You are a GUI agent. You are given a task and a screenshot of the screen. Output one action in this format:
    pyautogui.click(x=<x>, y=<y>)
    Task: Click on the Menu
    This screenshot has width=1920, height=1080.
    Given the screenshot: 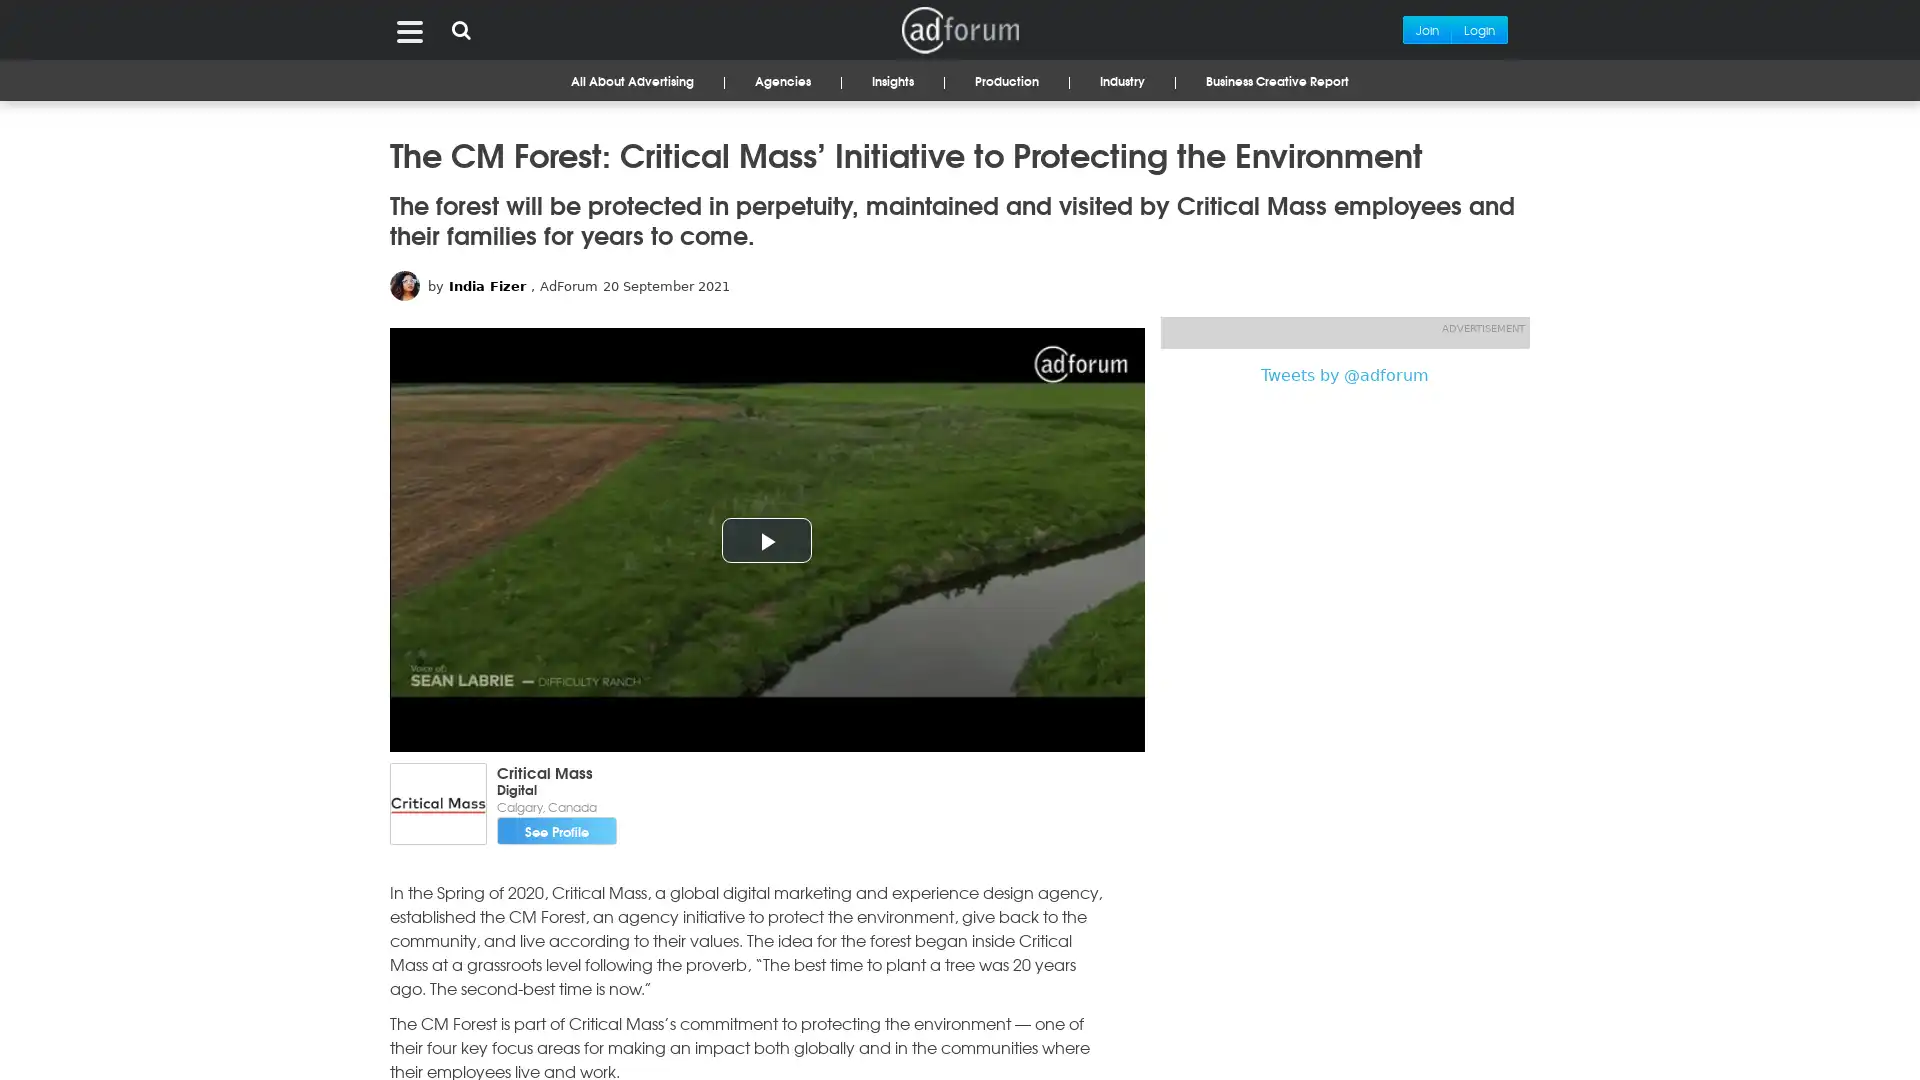 What is the action you would take?
    pyautogui.click(x=408, y=29)
    